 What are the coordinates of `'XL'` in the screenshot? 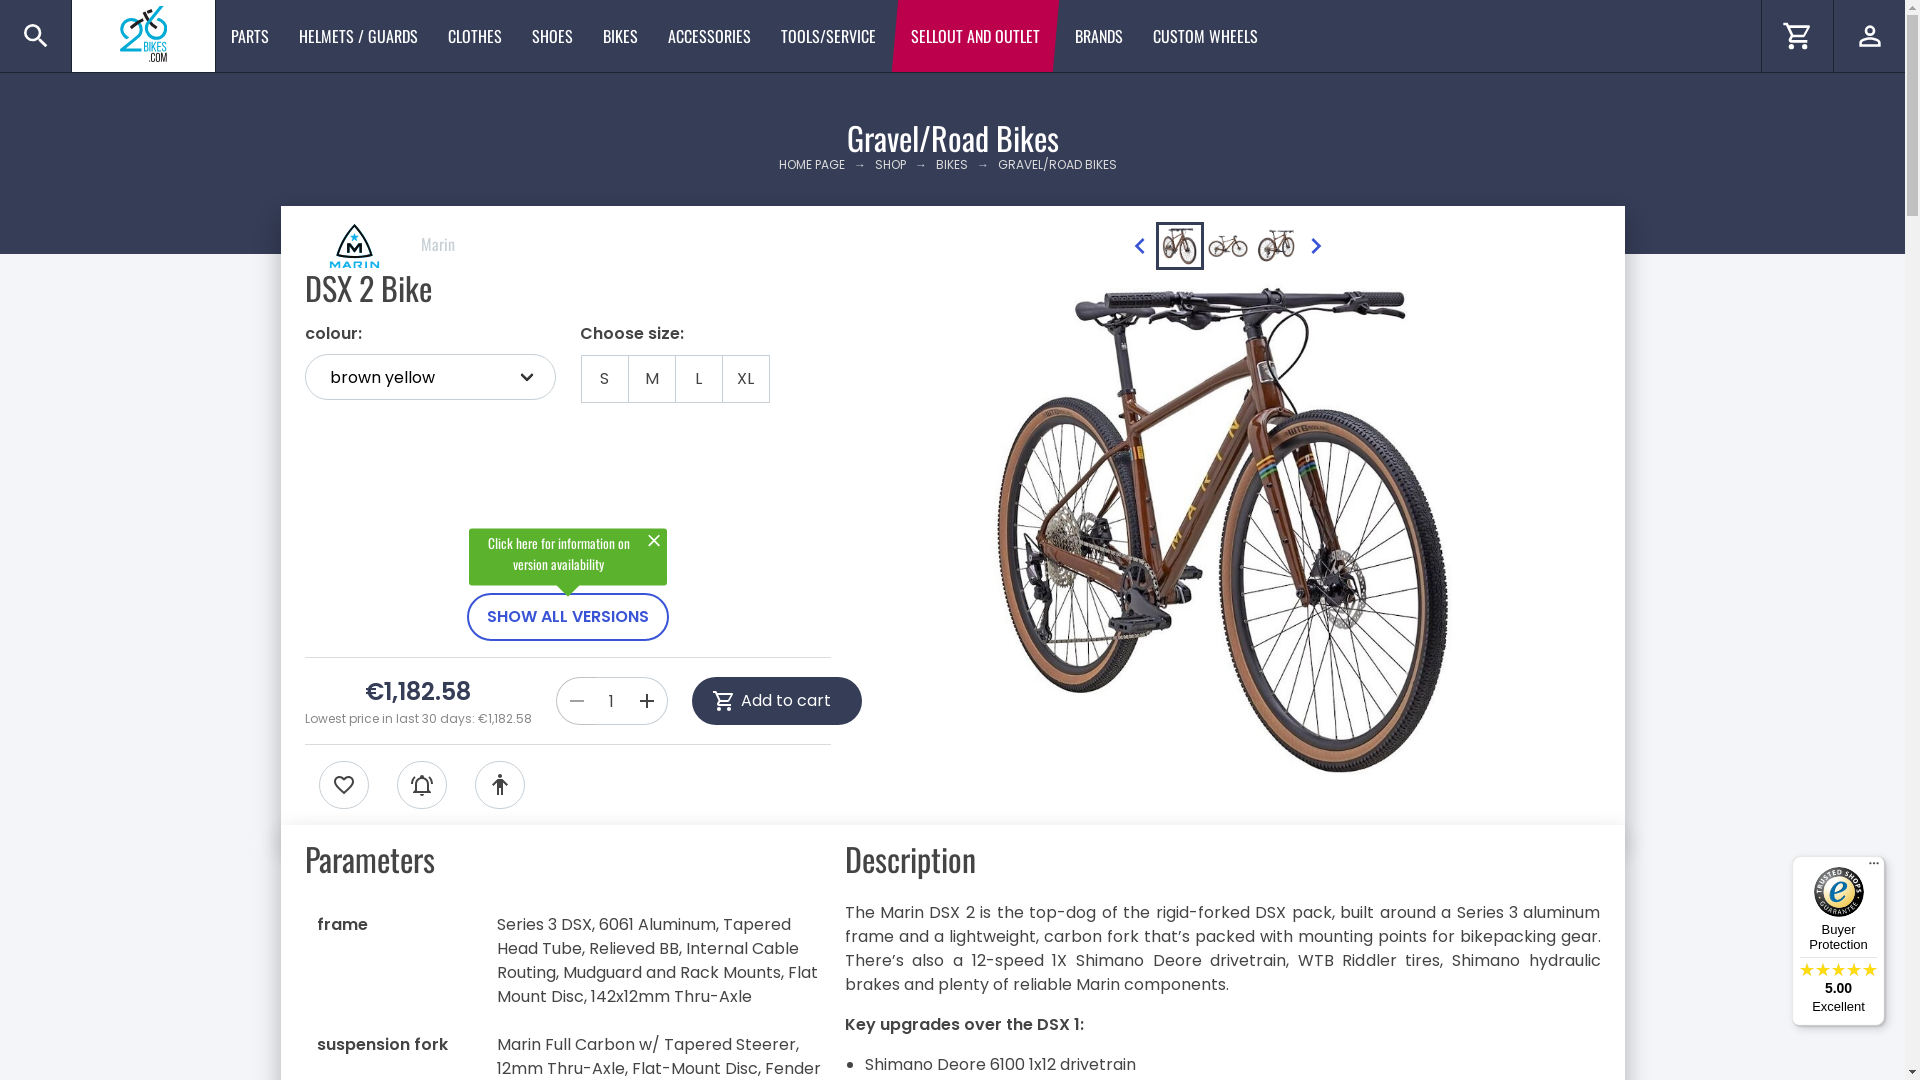 It's located at (744, 378).